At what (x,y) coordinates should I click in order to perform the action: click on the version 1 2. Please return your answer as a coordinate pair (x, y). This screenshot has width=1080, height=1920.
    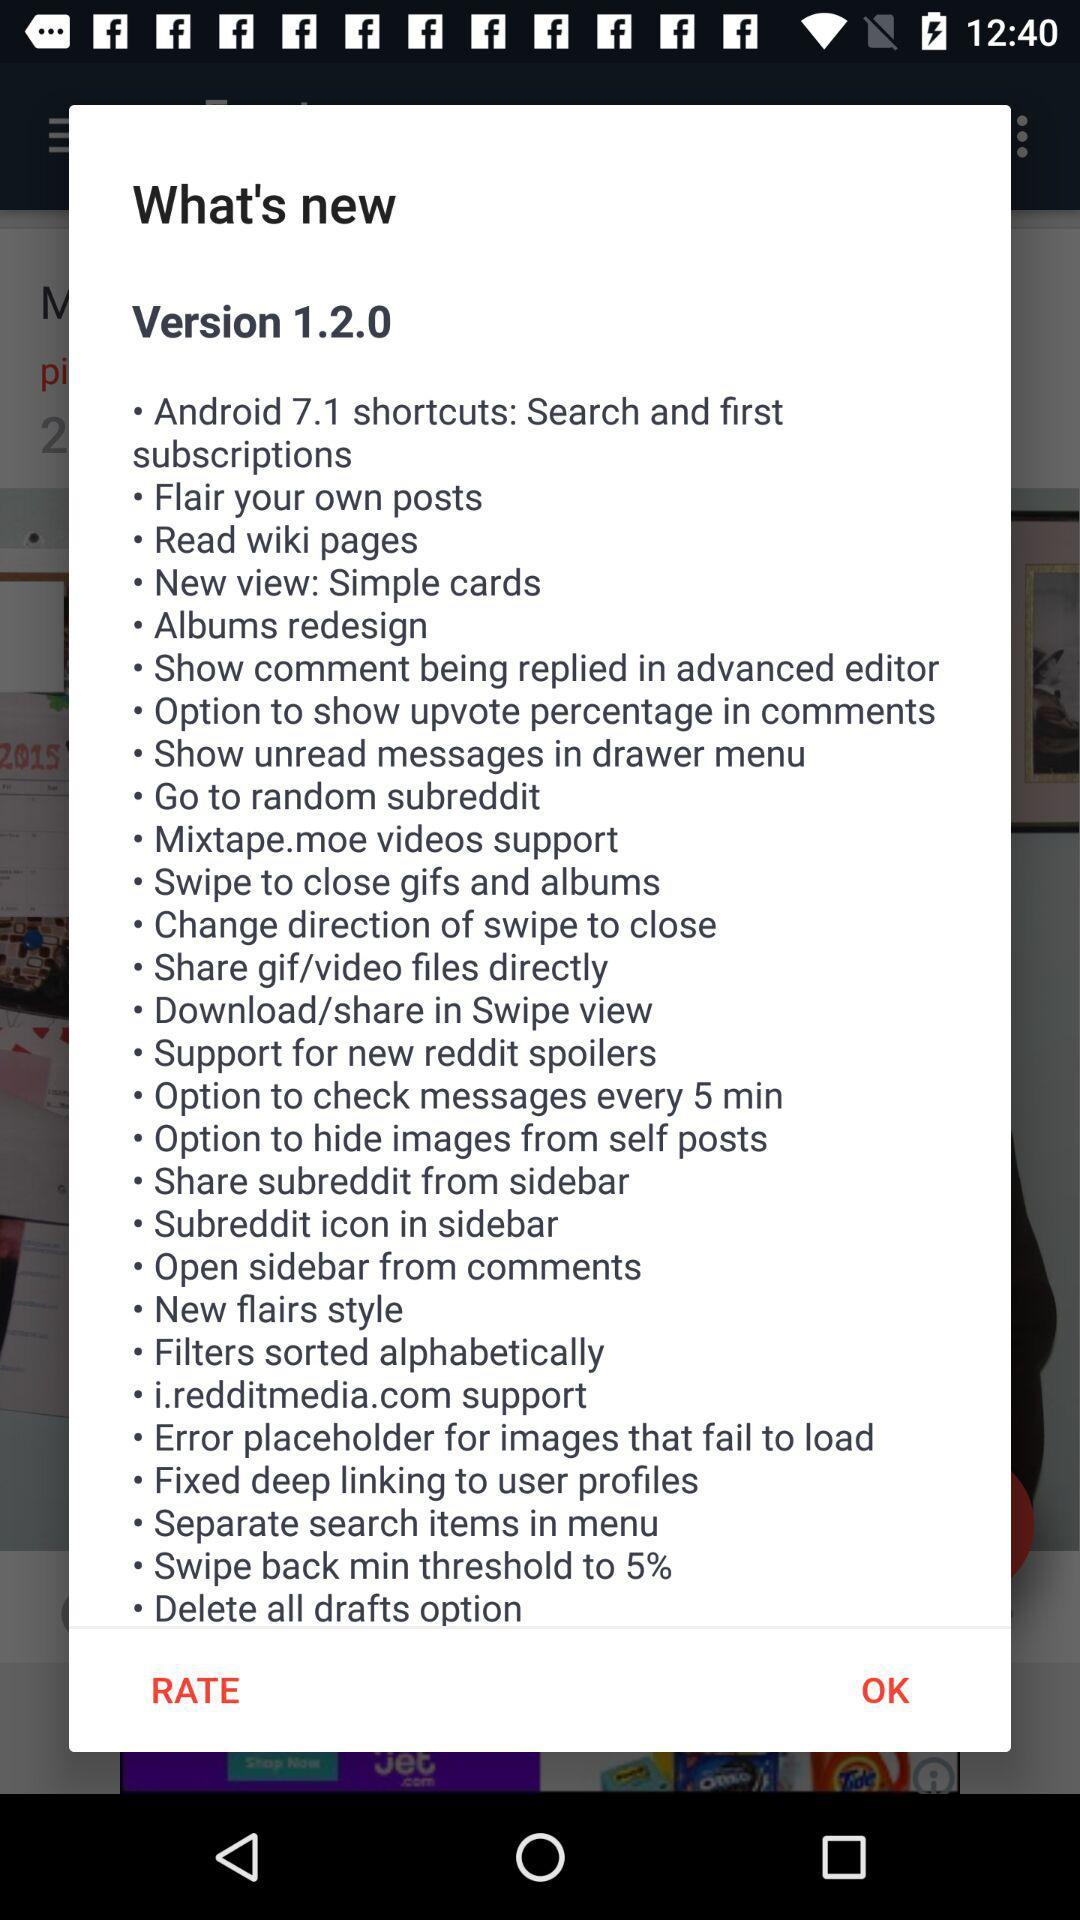
    Looking at the image, I should click on (540, 957).